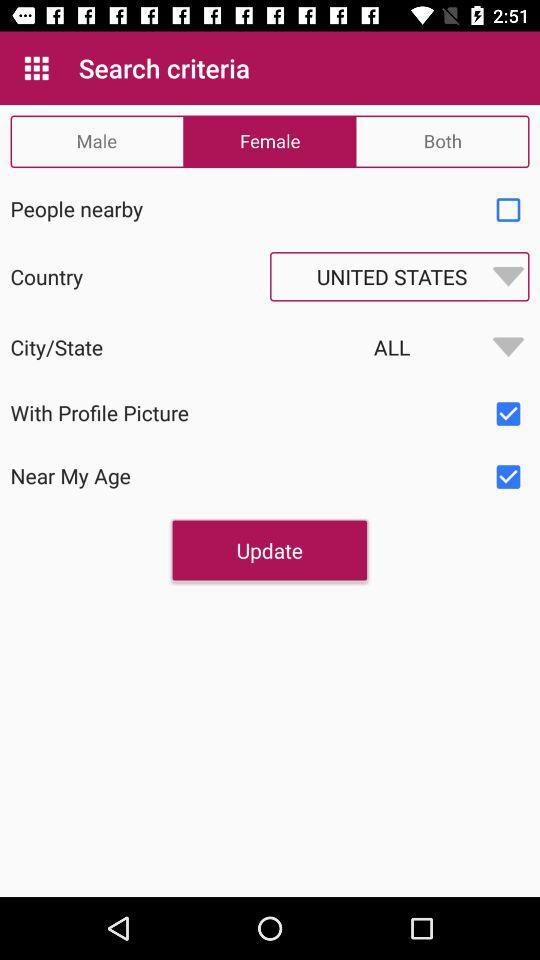 The width and height of the screenshot is (540, 960). What do you see at coordinates (508, 413) in the screenshot?
I see `check/uncheck box` at bounding box center [508, 413].